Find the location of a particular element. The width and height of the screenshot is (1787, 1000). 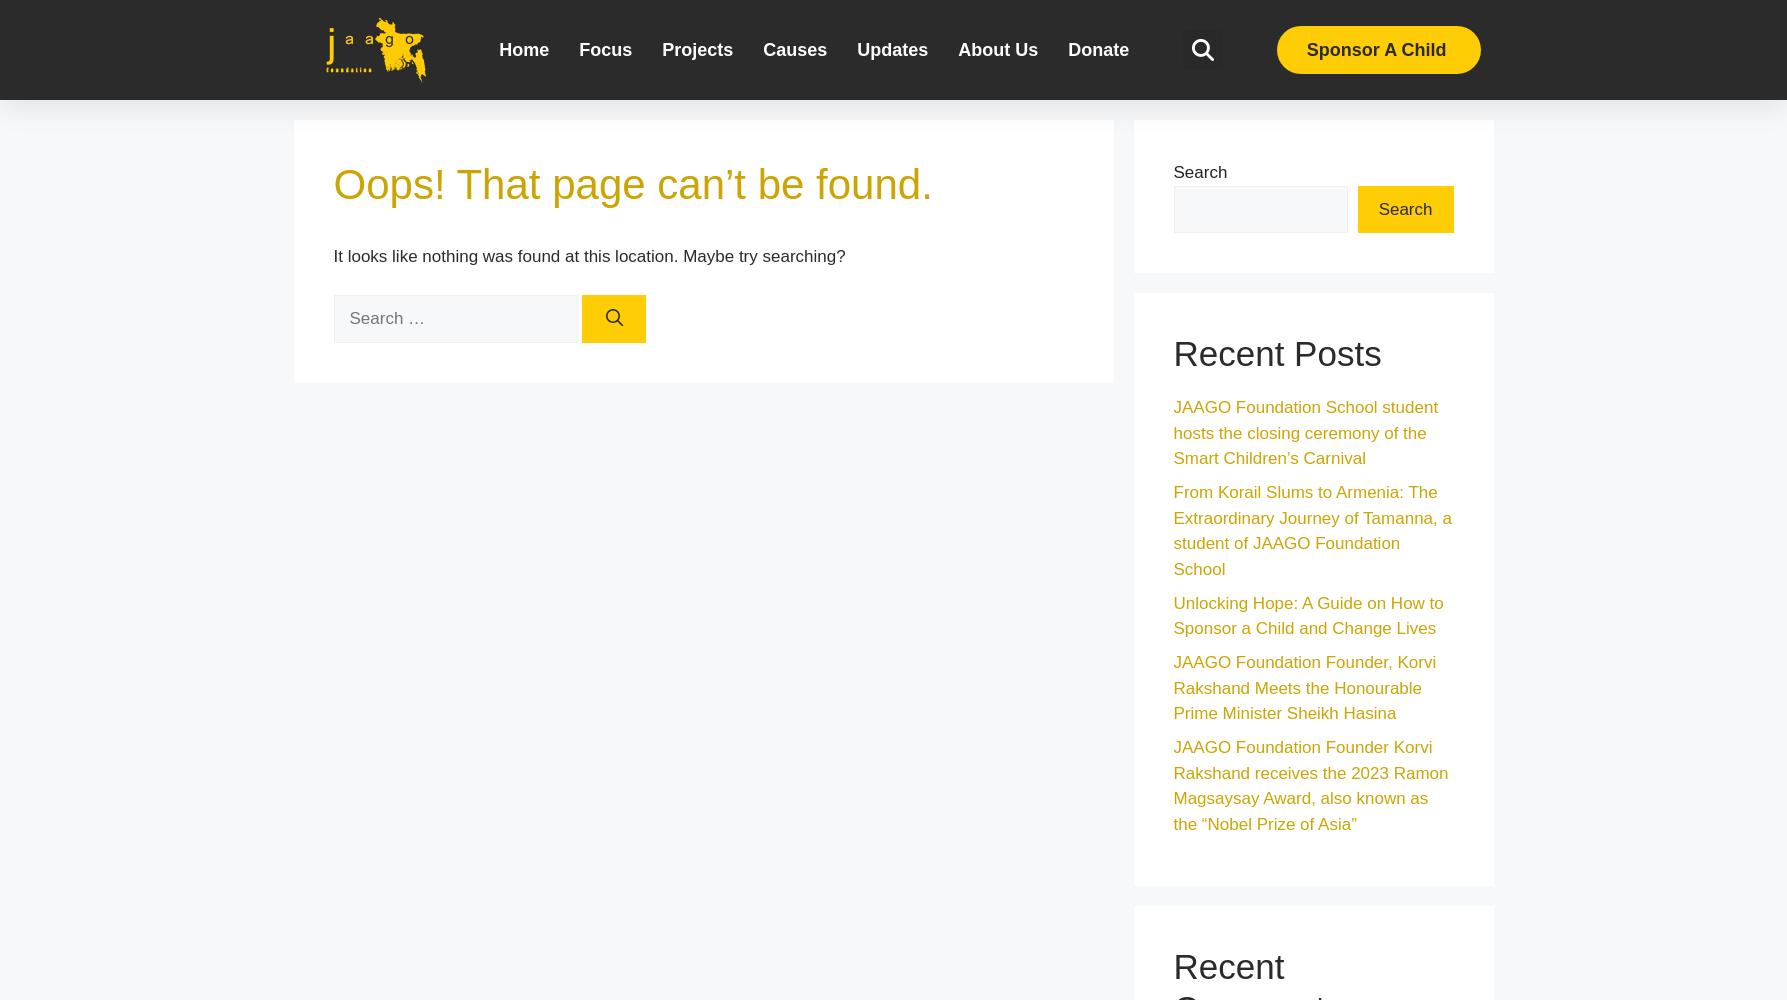

'JAAGO Foundation Founder Korvi Rakshand receives the 2023 Ramon Magsaysay Award, also known as the “Nobel Prize of Asia”' is located at coordinates (1309, 785).